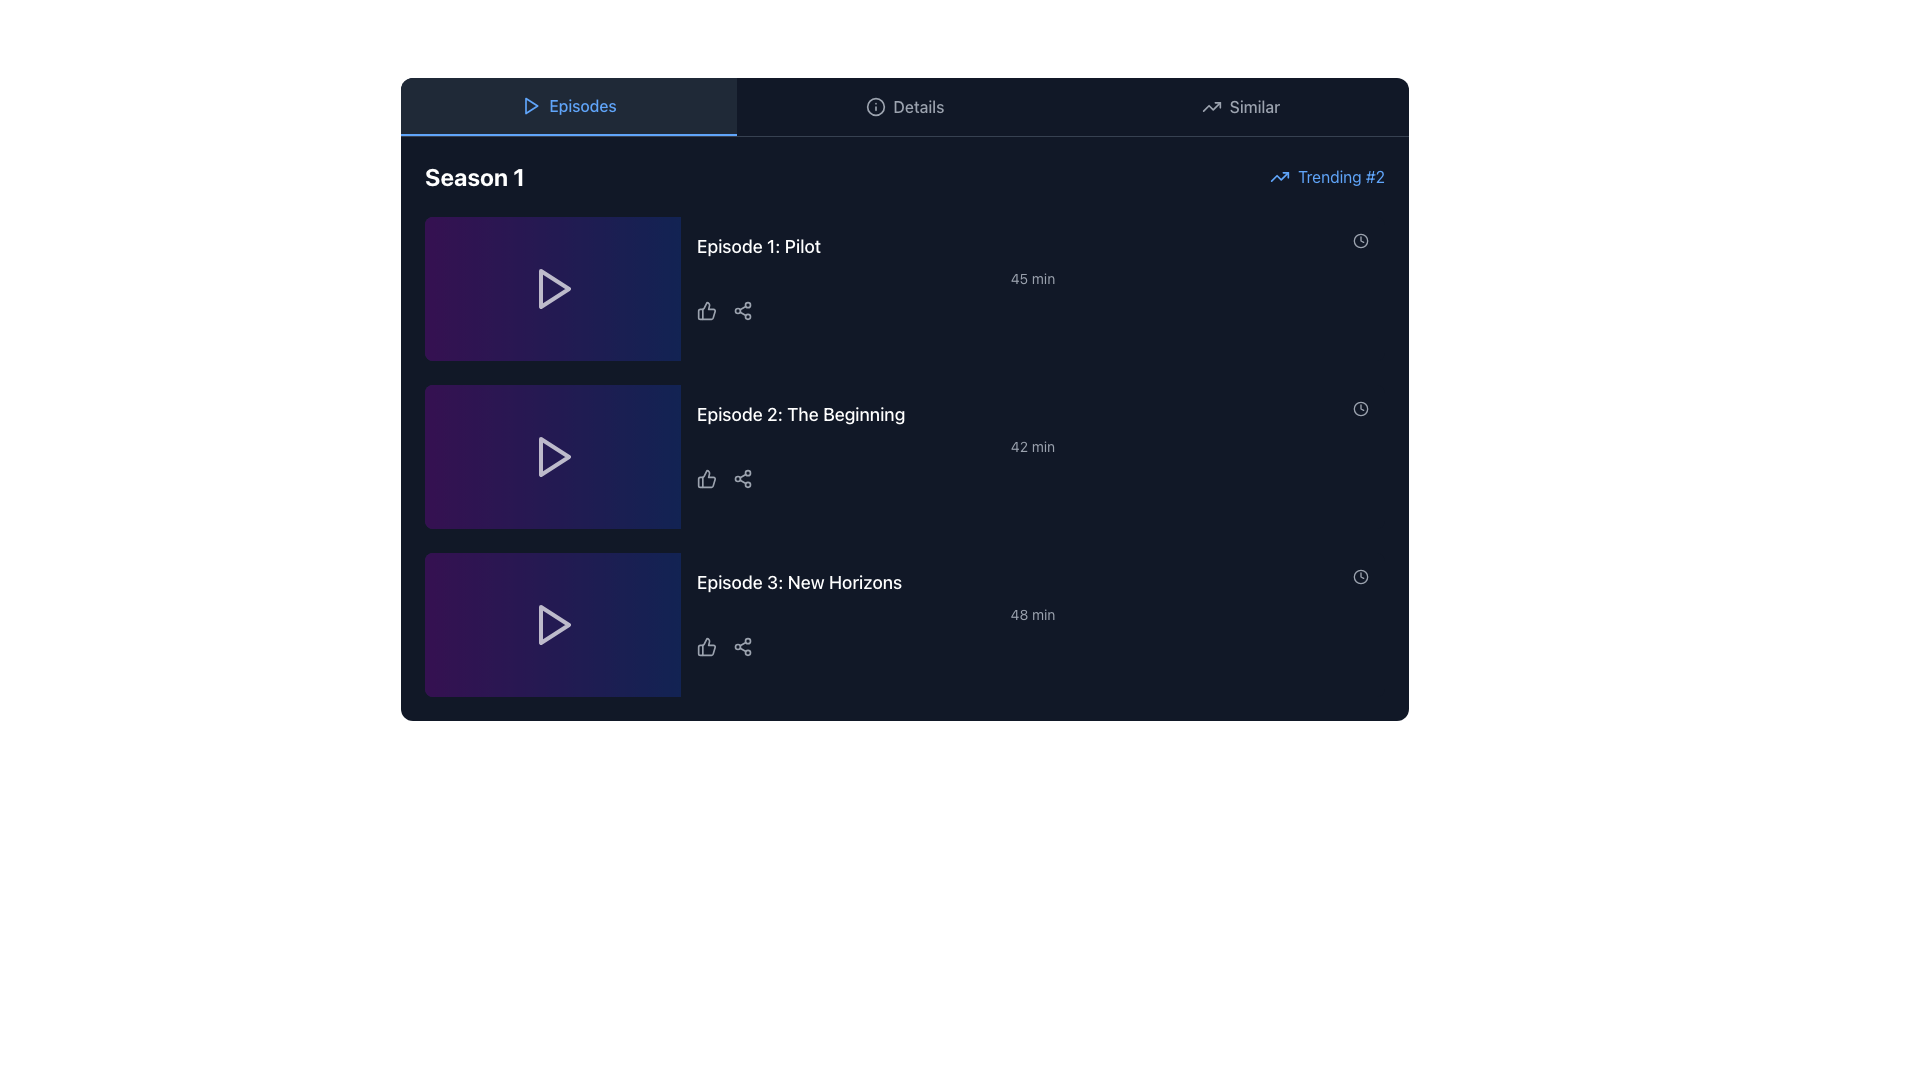 The image size is (1920, 1080). Describe the element at coordinates (706, 478) in the screenshot. I see `the thumbs-up icon to like the episode located next to 'Episode 2: The Beginning'` at that location.